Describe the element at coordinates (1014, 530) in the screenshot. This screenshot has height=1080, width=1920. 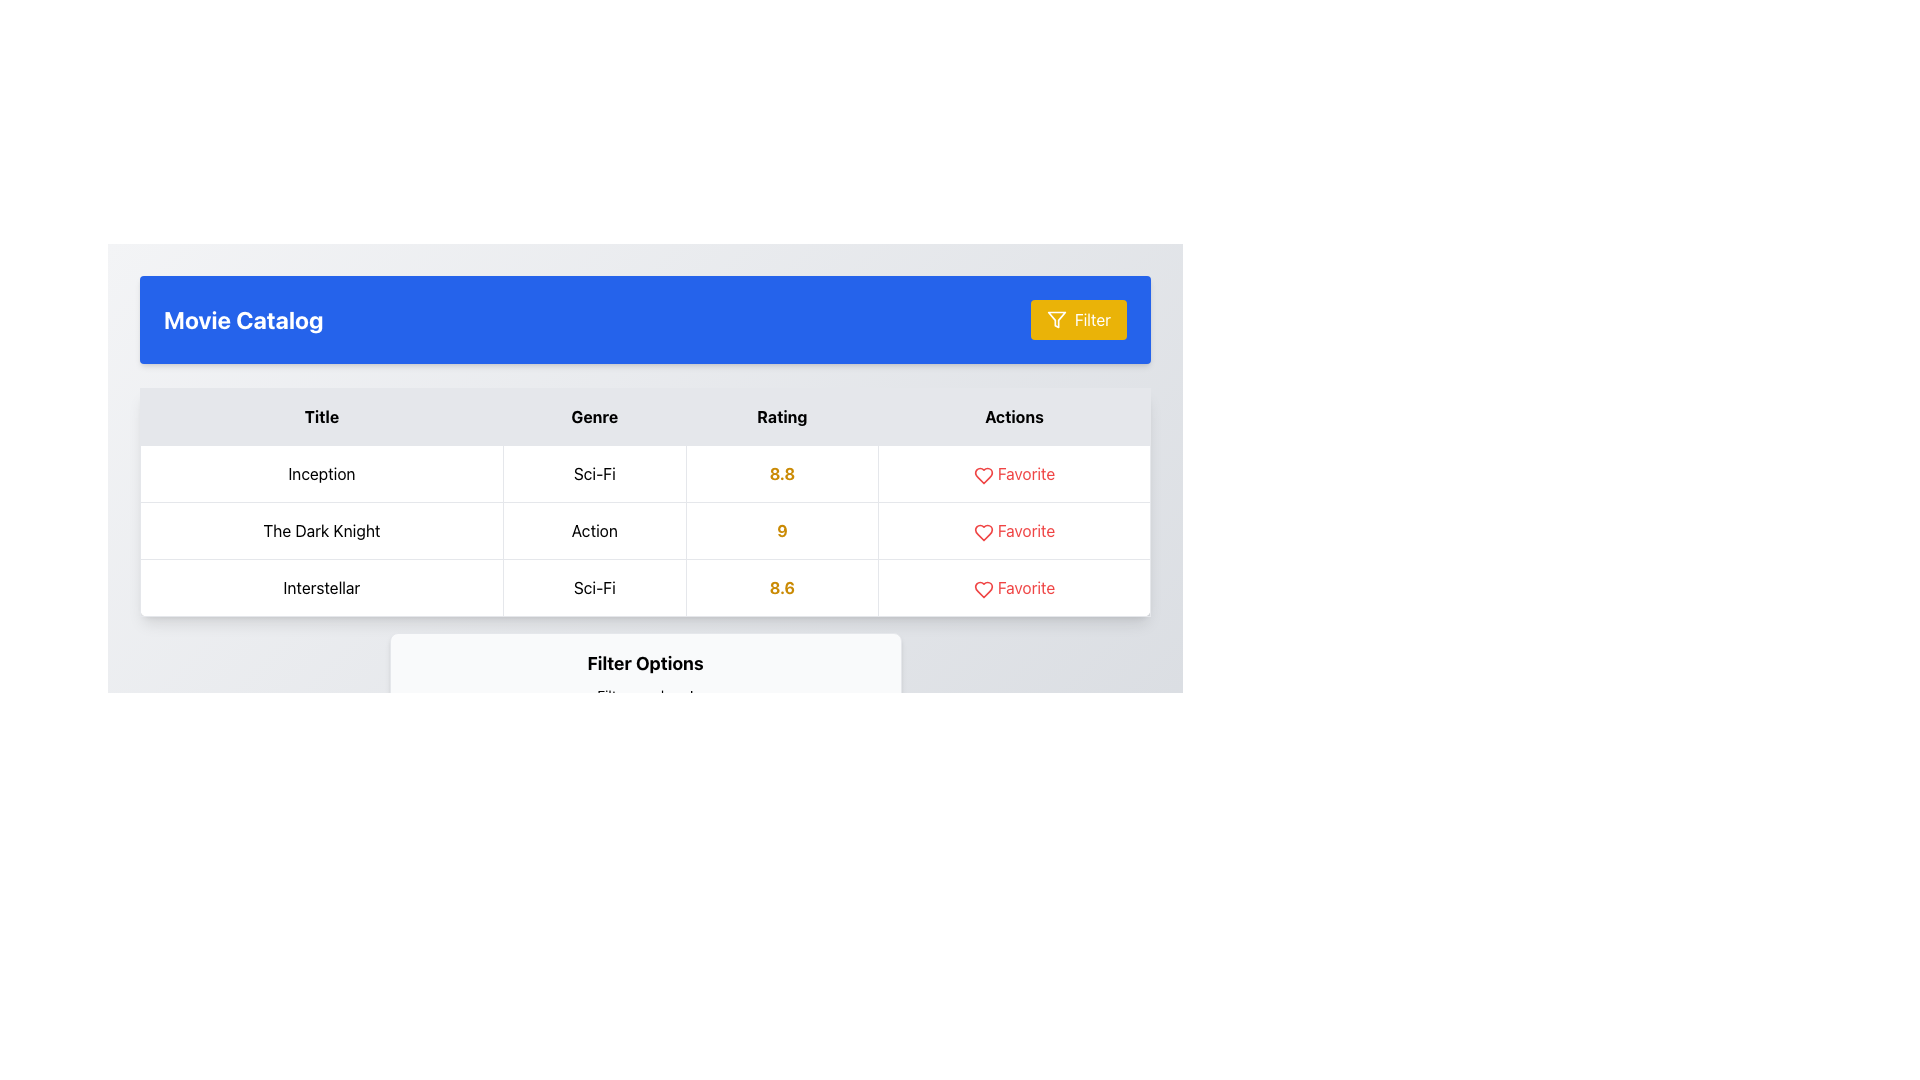
I see `the second 'Favorite' button in the 'Actions' column of the table for the movie 'The Dark Knight'` at that location.